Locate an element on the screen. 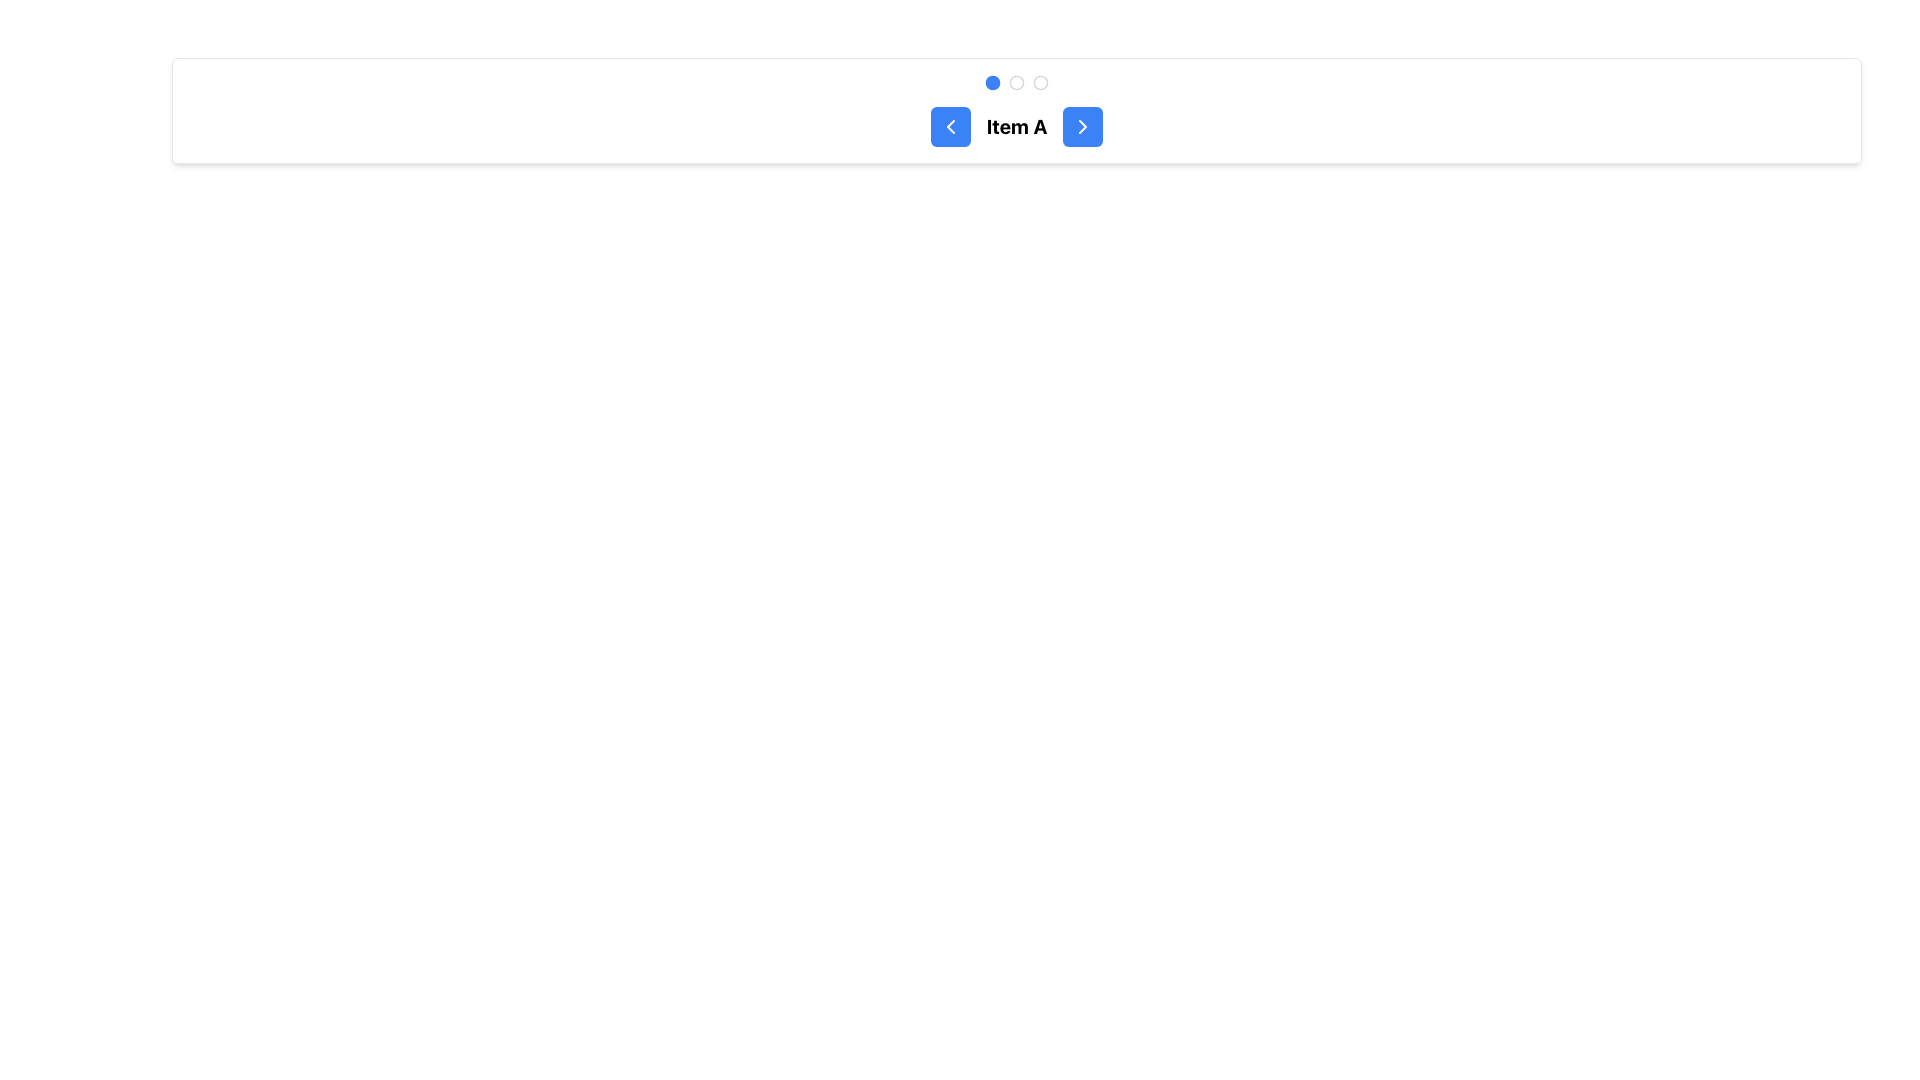  the second circular step indicator located above the text label 'Item A' is located at coordinates (1017, 82).